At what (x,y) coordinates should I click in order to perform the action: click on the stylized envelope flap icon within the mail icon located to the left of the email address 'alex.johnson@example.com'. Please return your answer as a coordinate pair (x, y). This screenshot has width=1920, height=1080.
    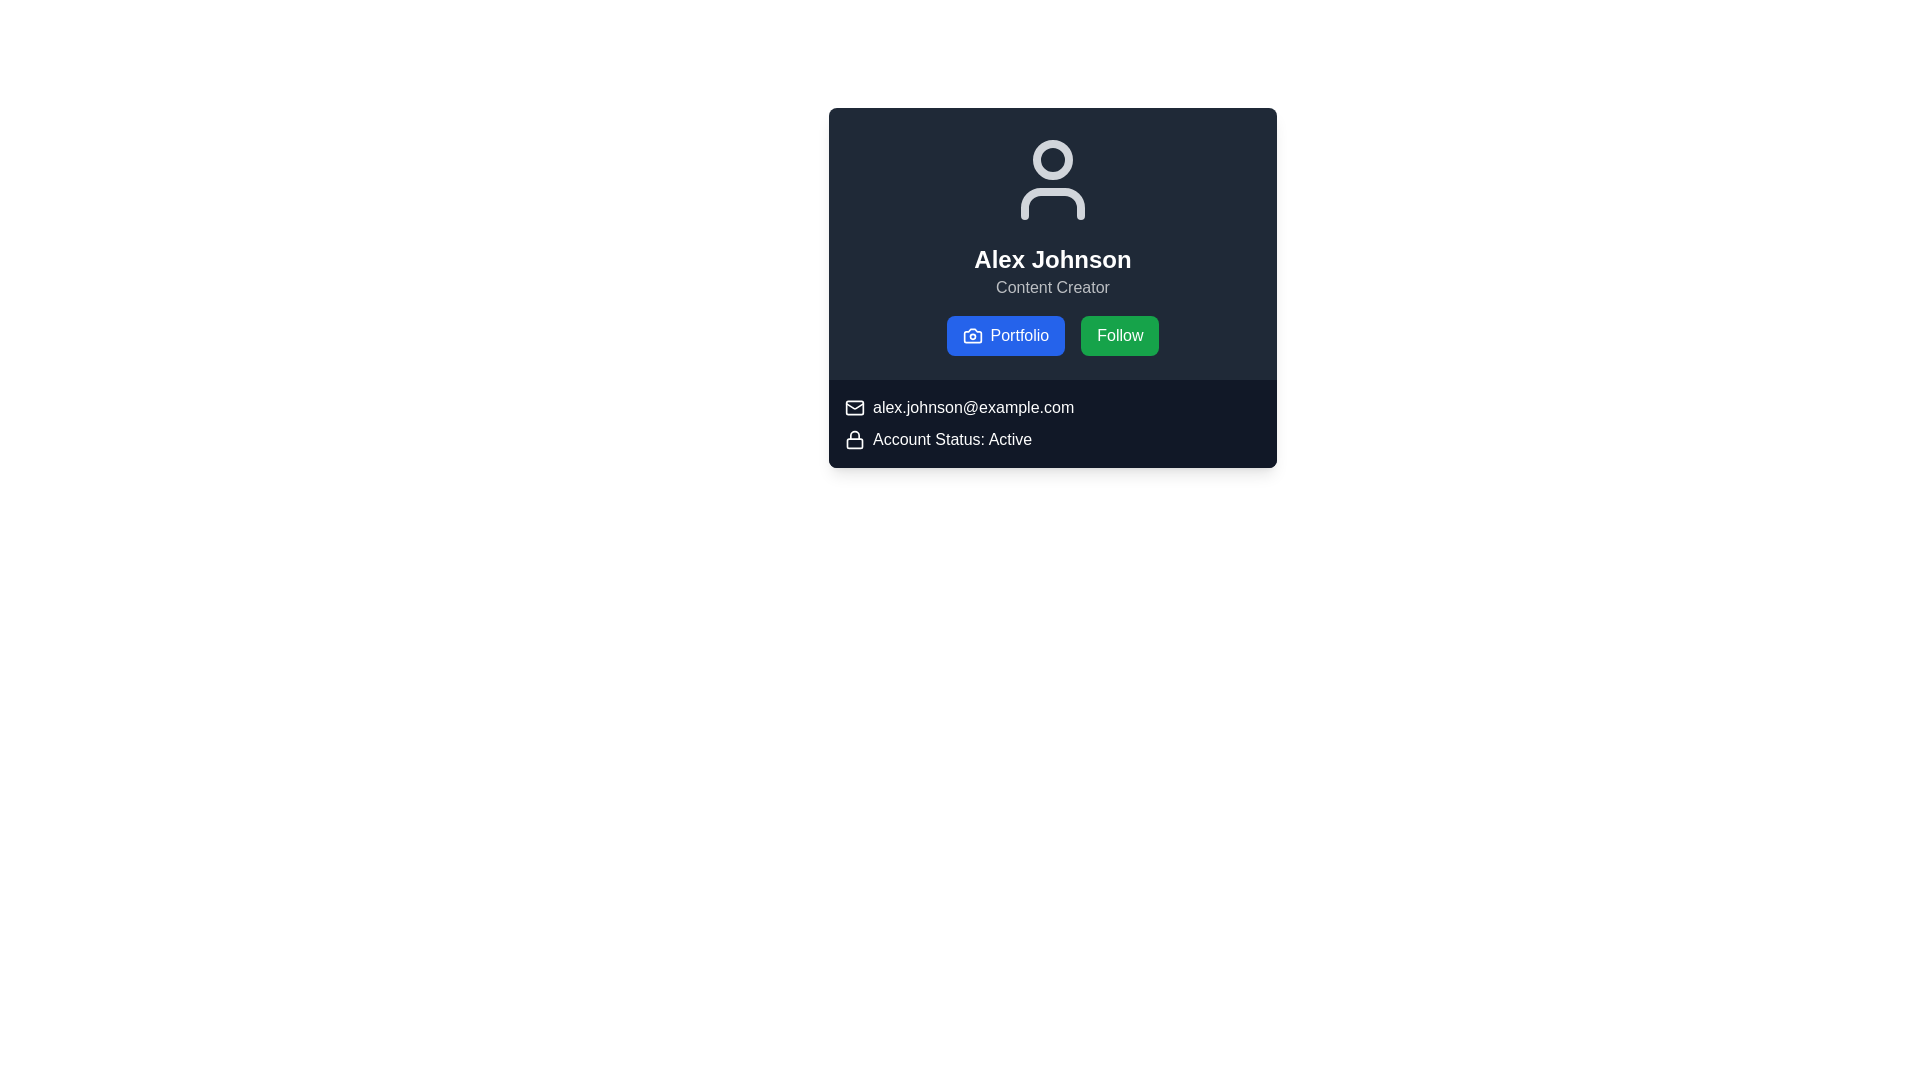
    Looking at the image, I should click on (854, 405).